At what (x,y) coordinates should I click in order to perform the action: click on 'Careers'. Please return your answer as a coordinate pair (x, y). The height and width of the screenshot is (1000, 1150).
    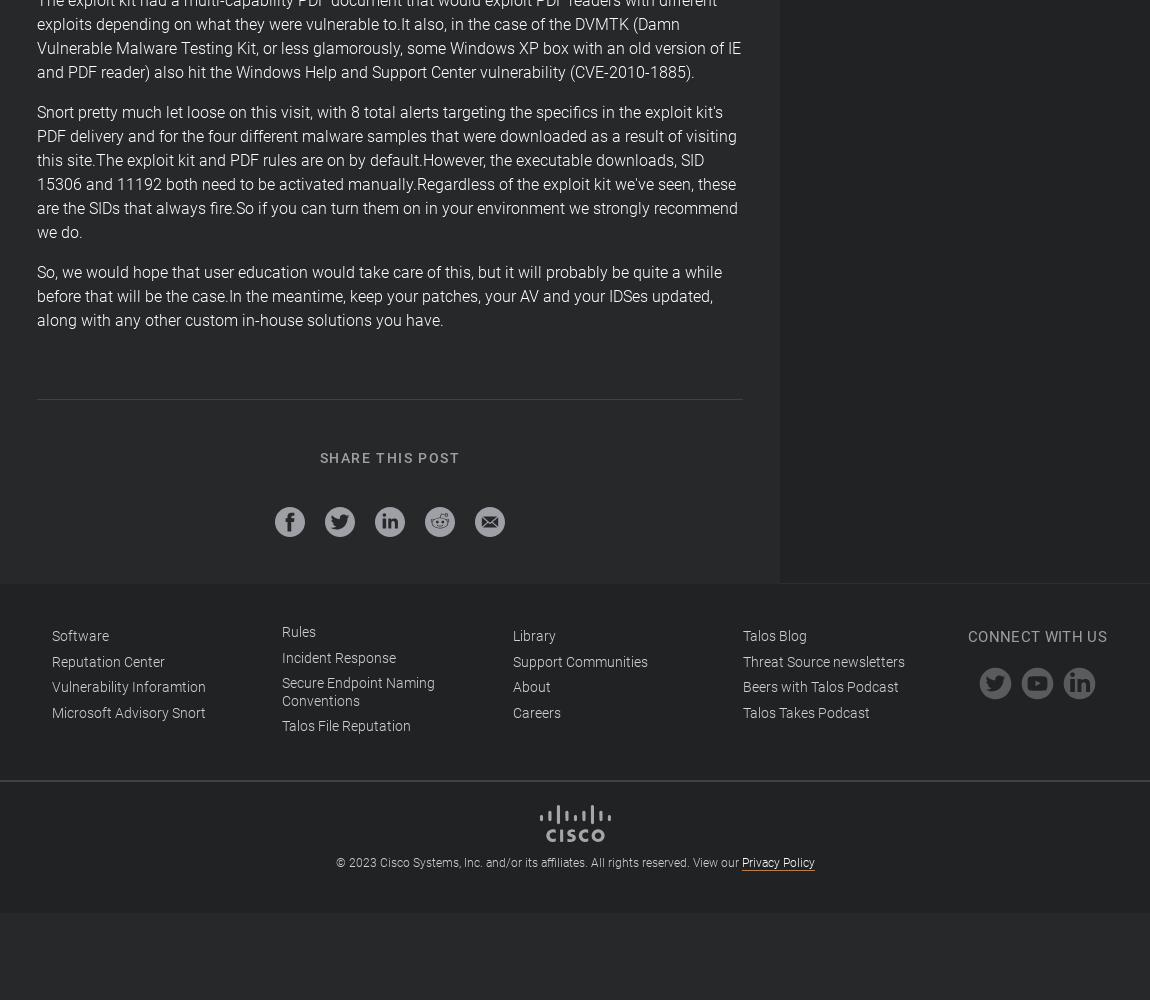
    Looking at the image, I should click on (536, 711).